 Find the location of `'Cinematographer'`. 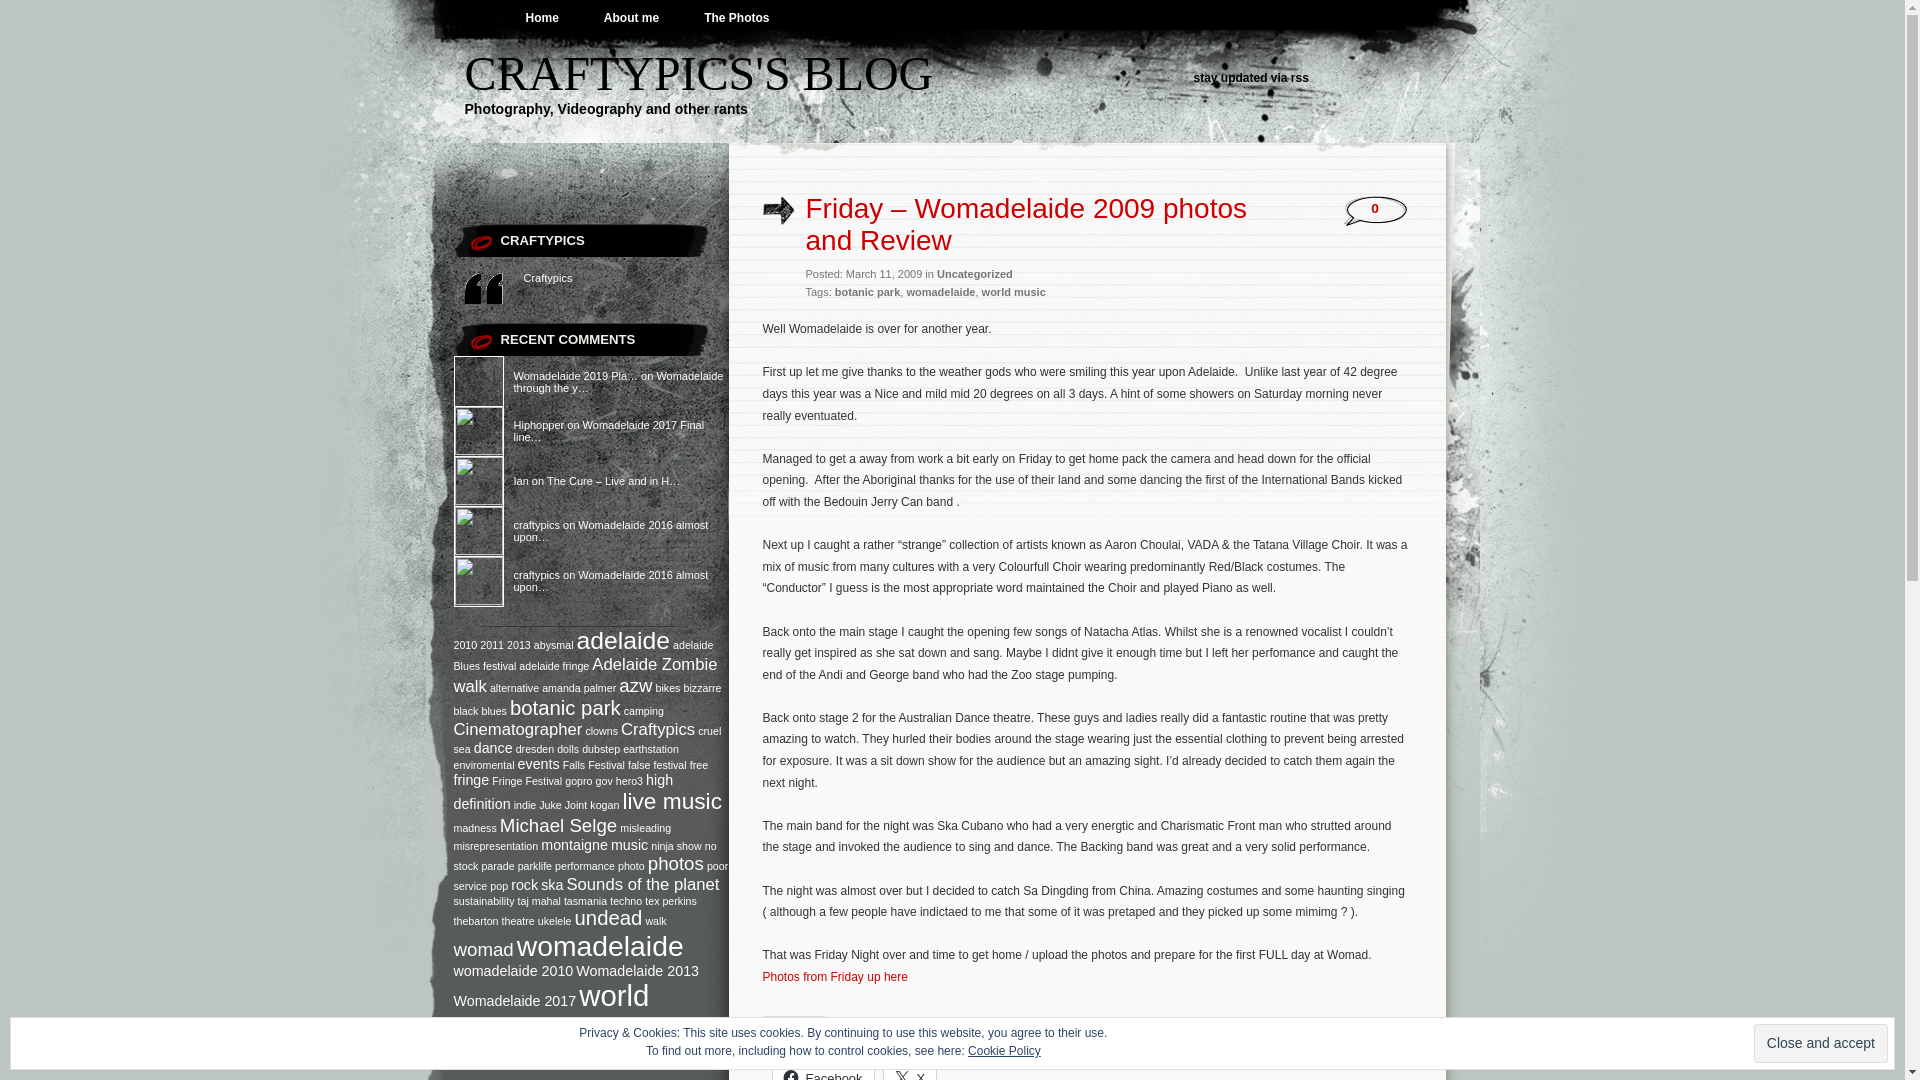

'Cinematographer' is located at coordinates (518, 729).